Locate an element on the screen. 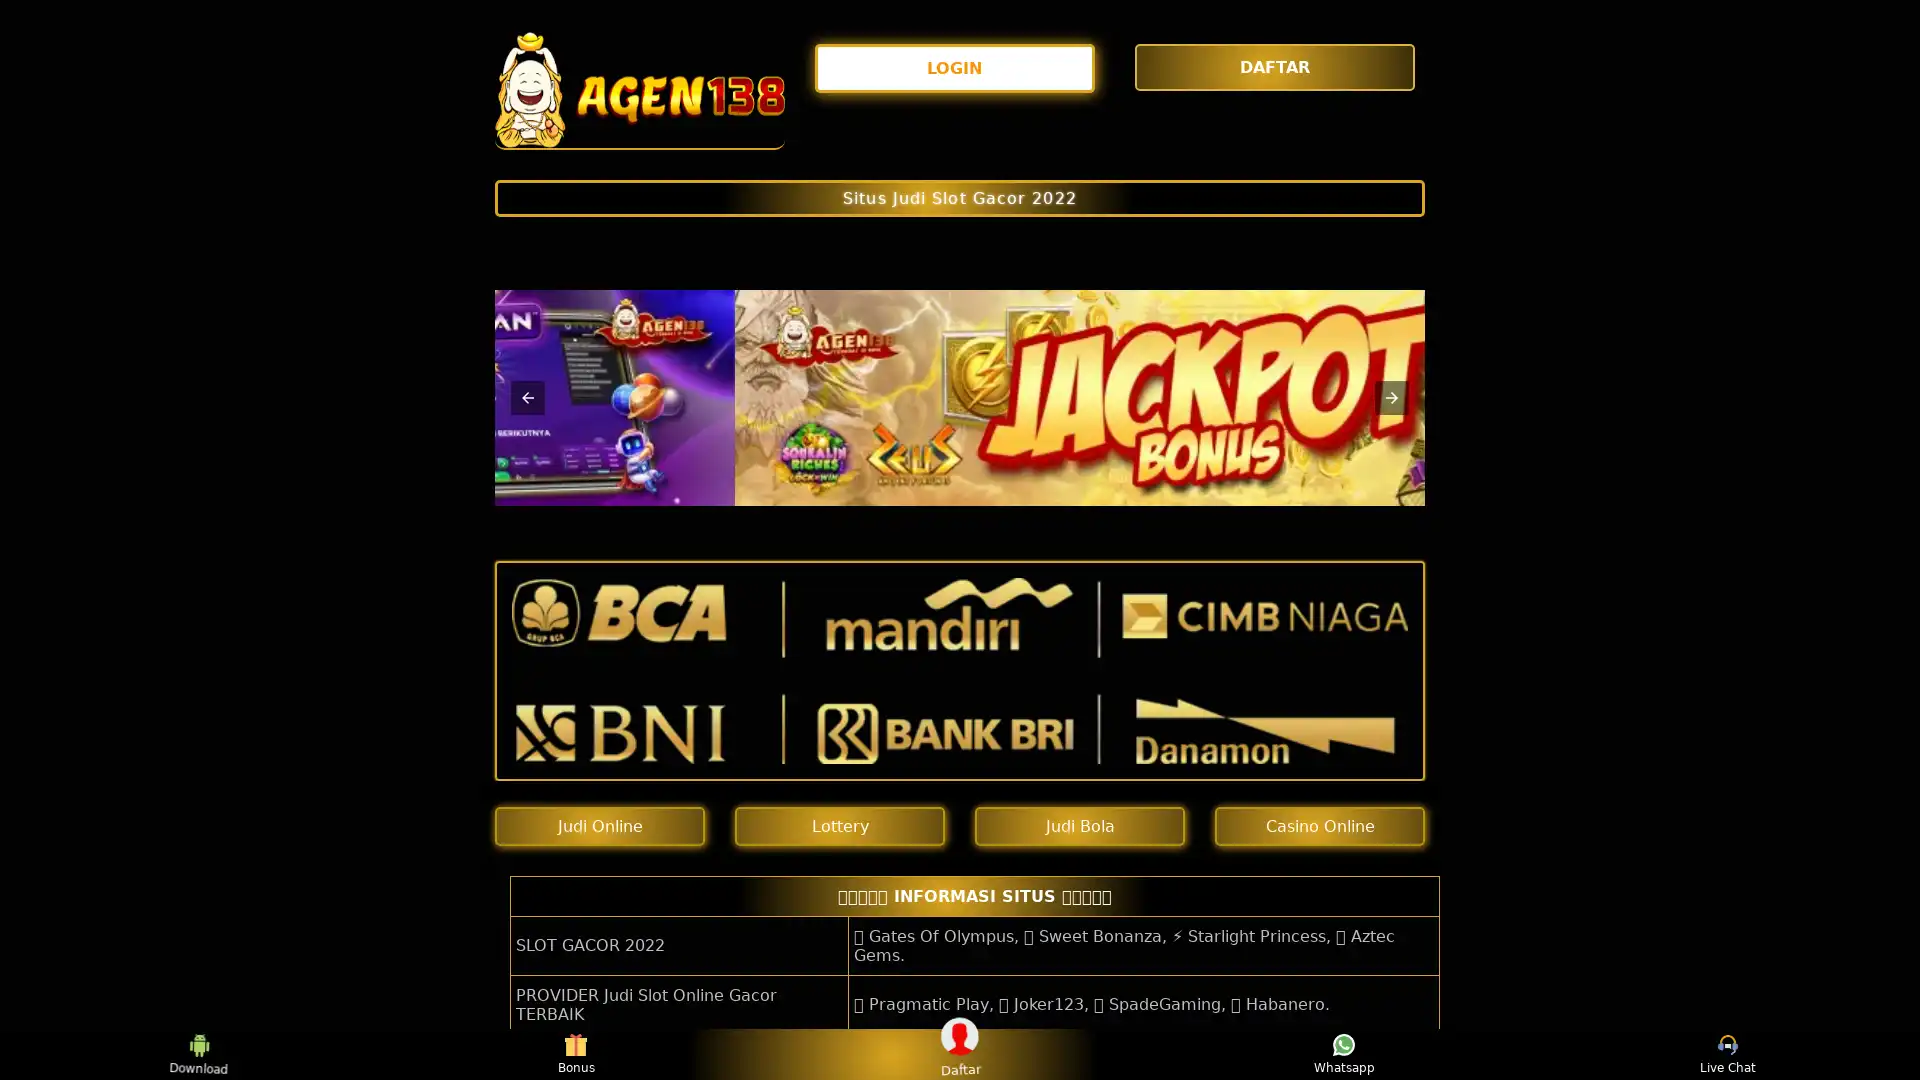 The height and width of the screenshot is (1080, 1920). Next item in carousel (1 of 3) is located at coordinates (1391, 397).